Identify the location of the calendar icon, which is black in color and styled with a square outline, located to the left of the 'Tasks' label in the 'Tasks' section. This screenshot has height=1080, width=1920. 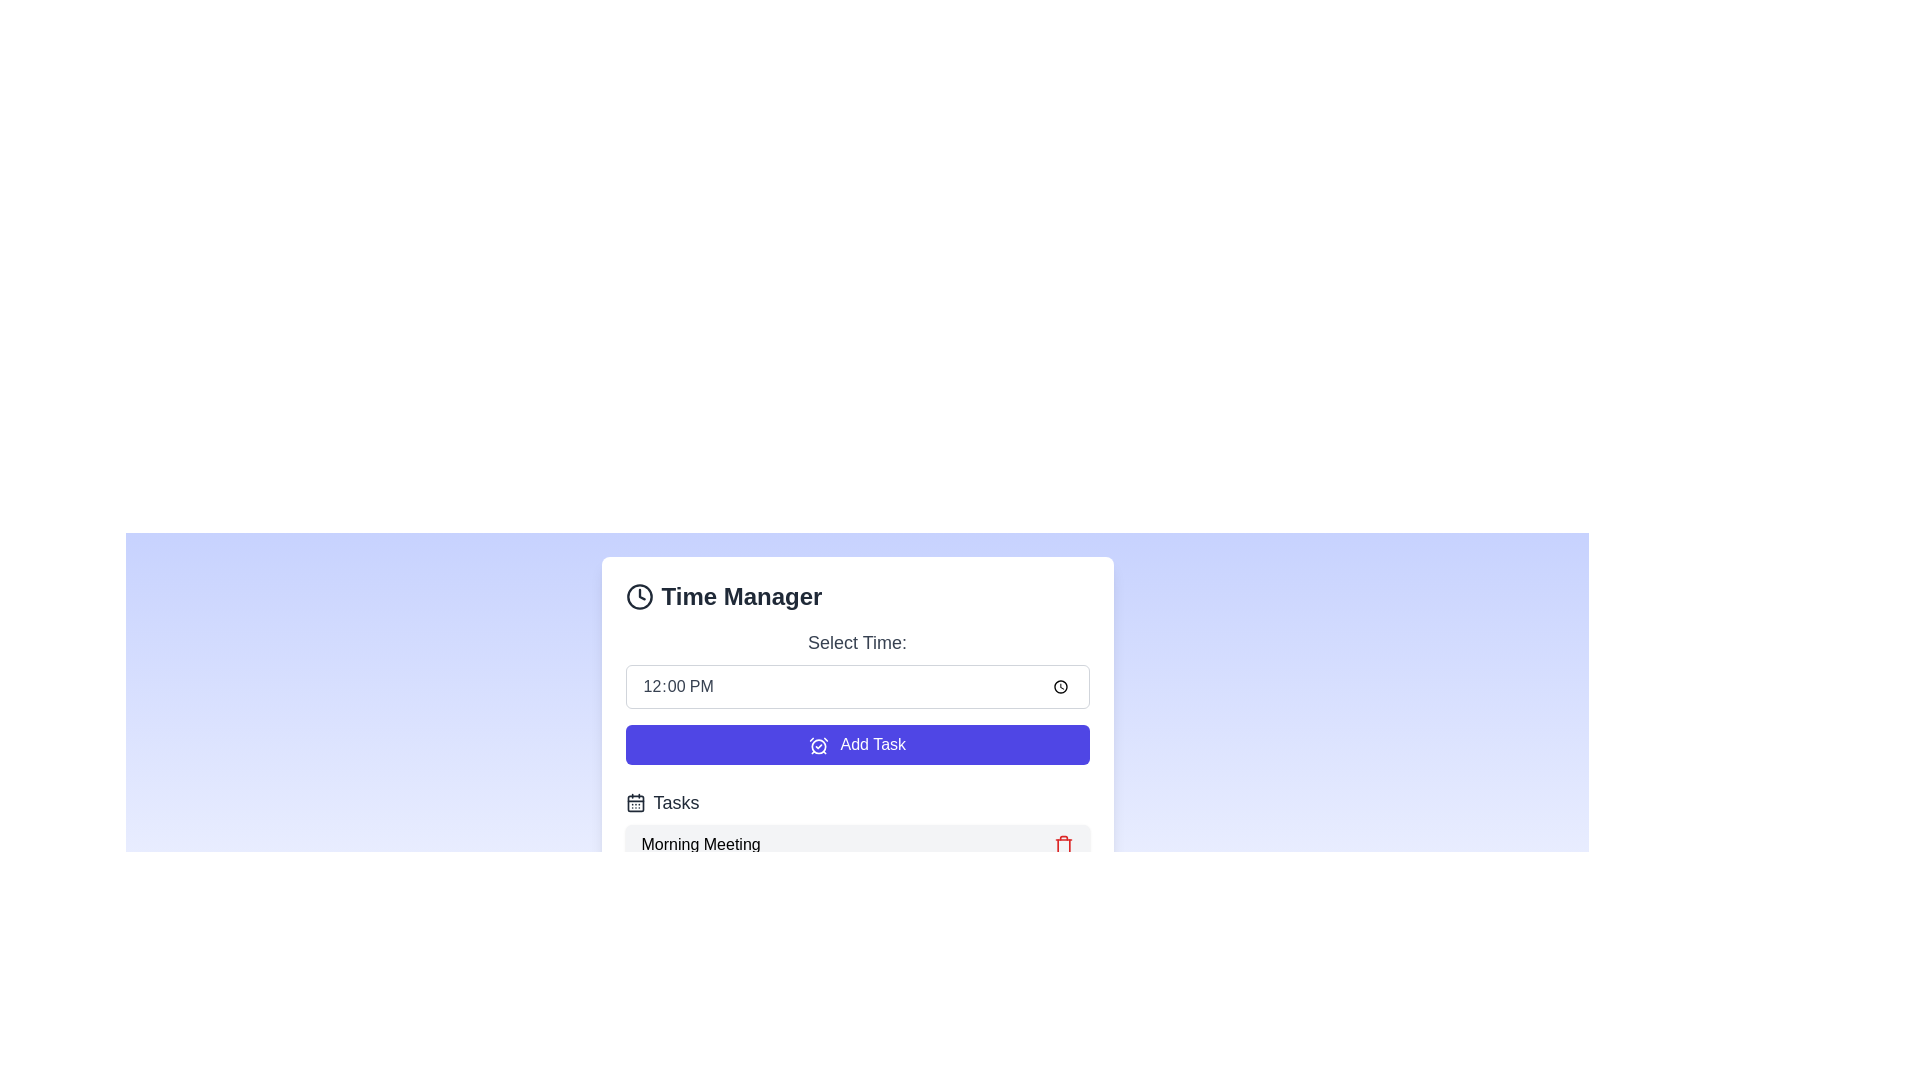
(634, 801).